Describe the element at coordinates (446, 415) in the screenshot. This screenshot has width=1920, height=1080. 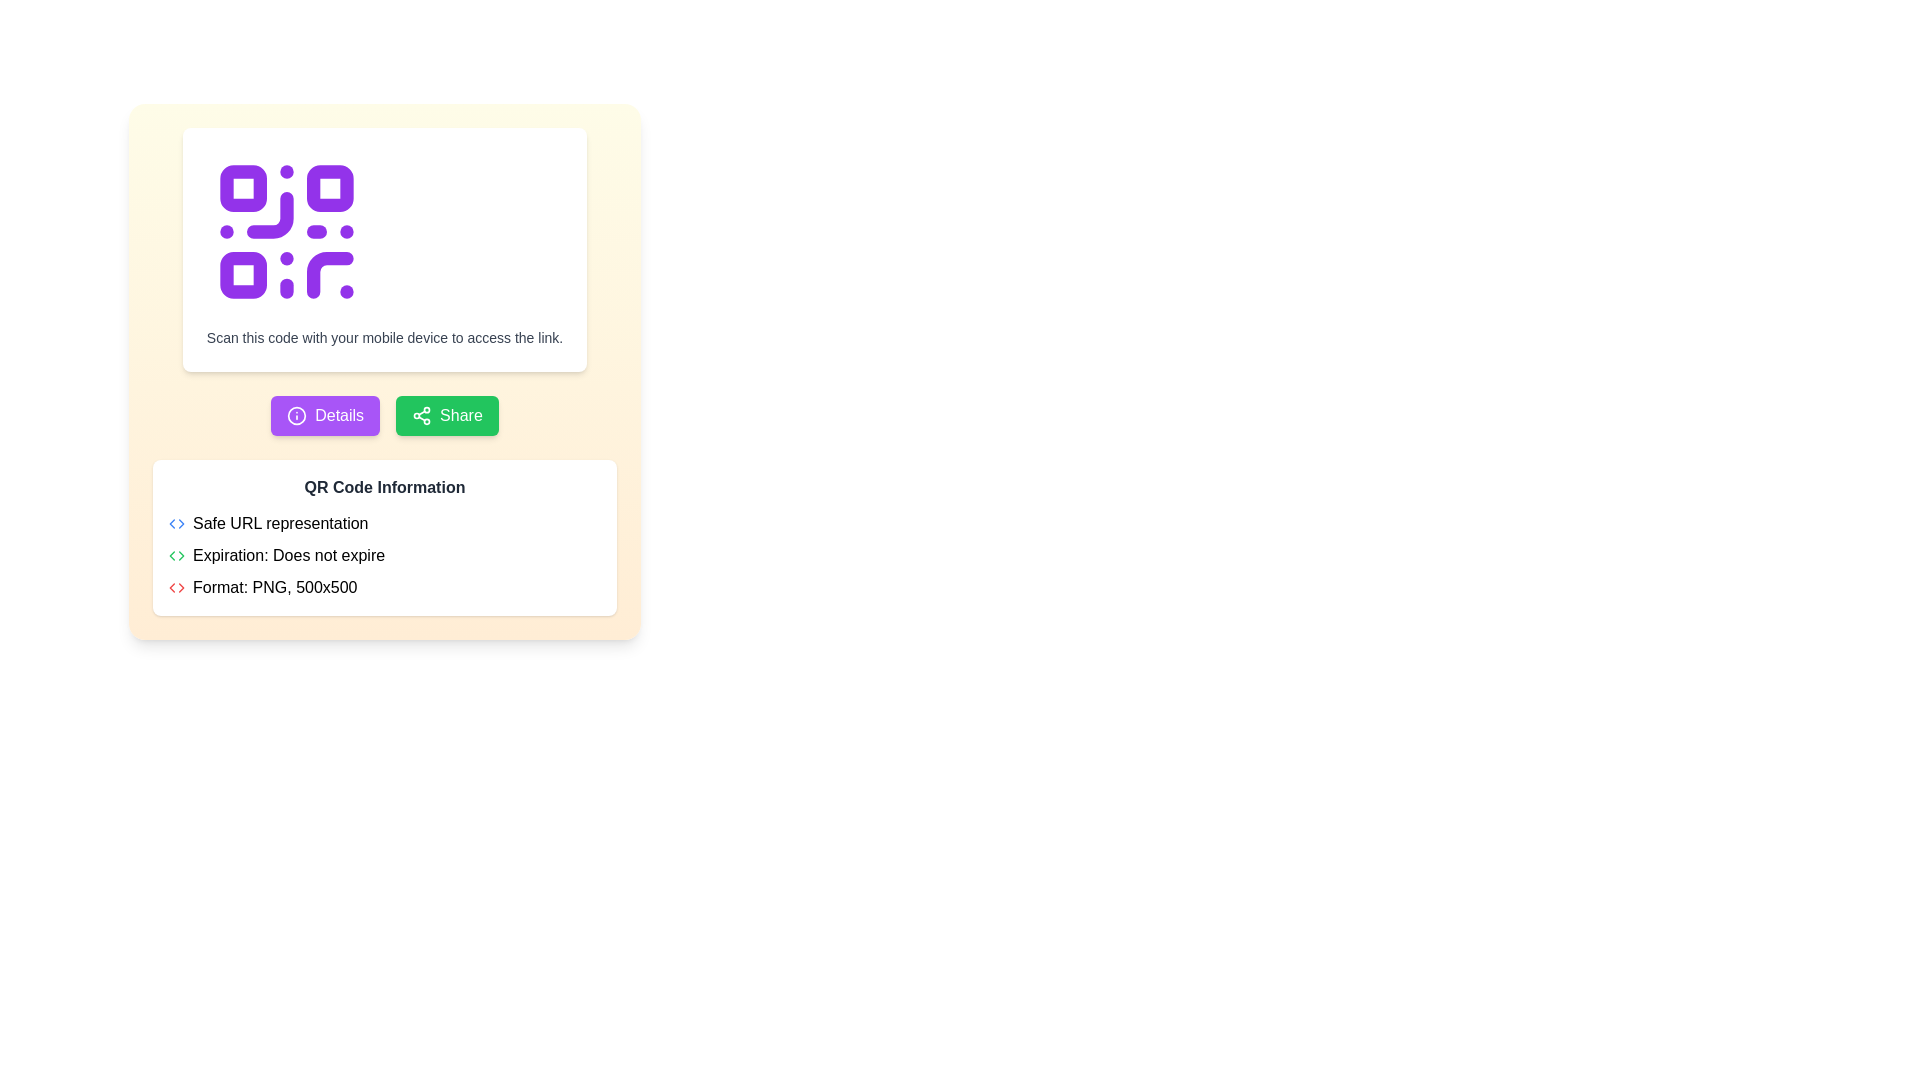
I see `the Share button, which is positioned to the right of the purple 'Details' button, to observe any hover effects` at that location.